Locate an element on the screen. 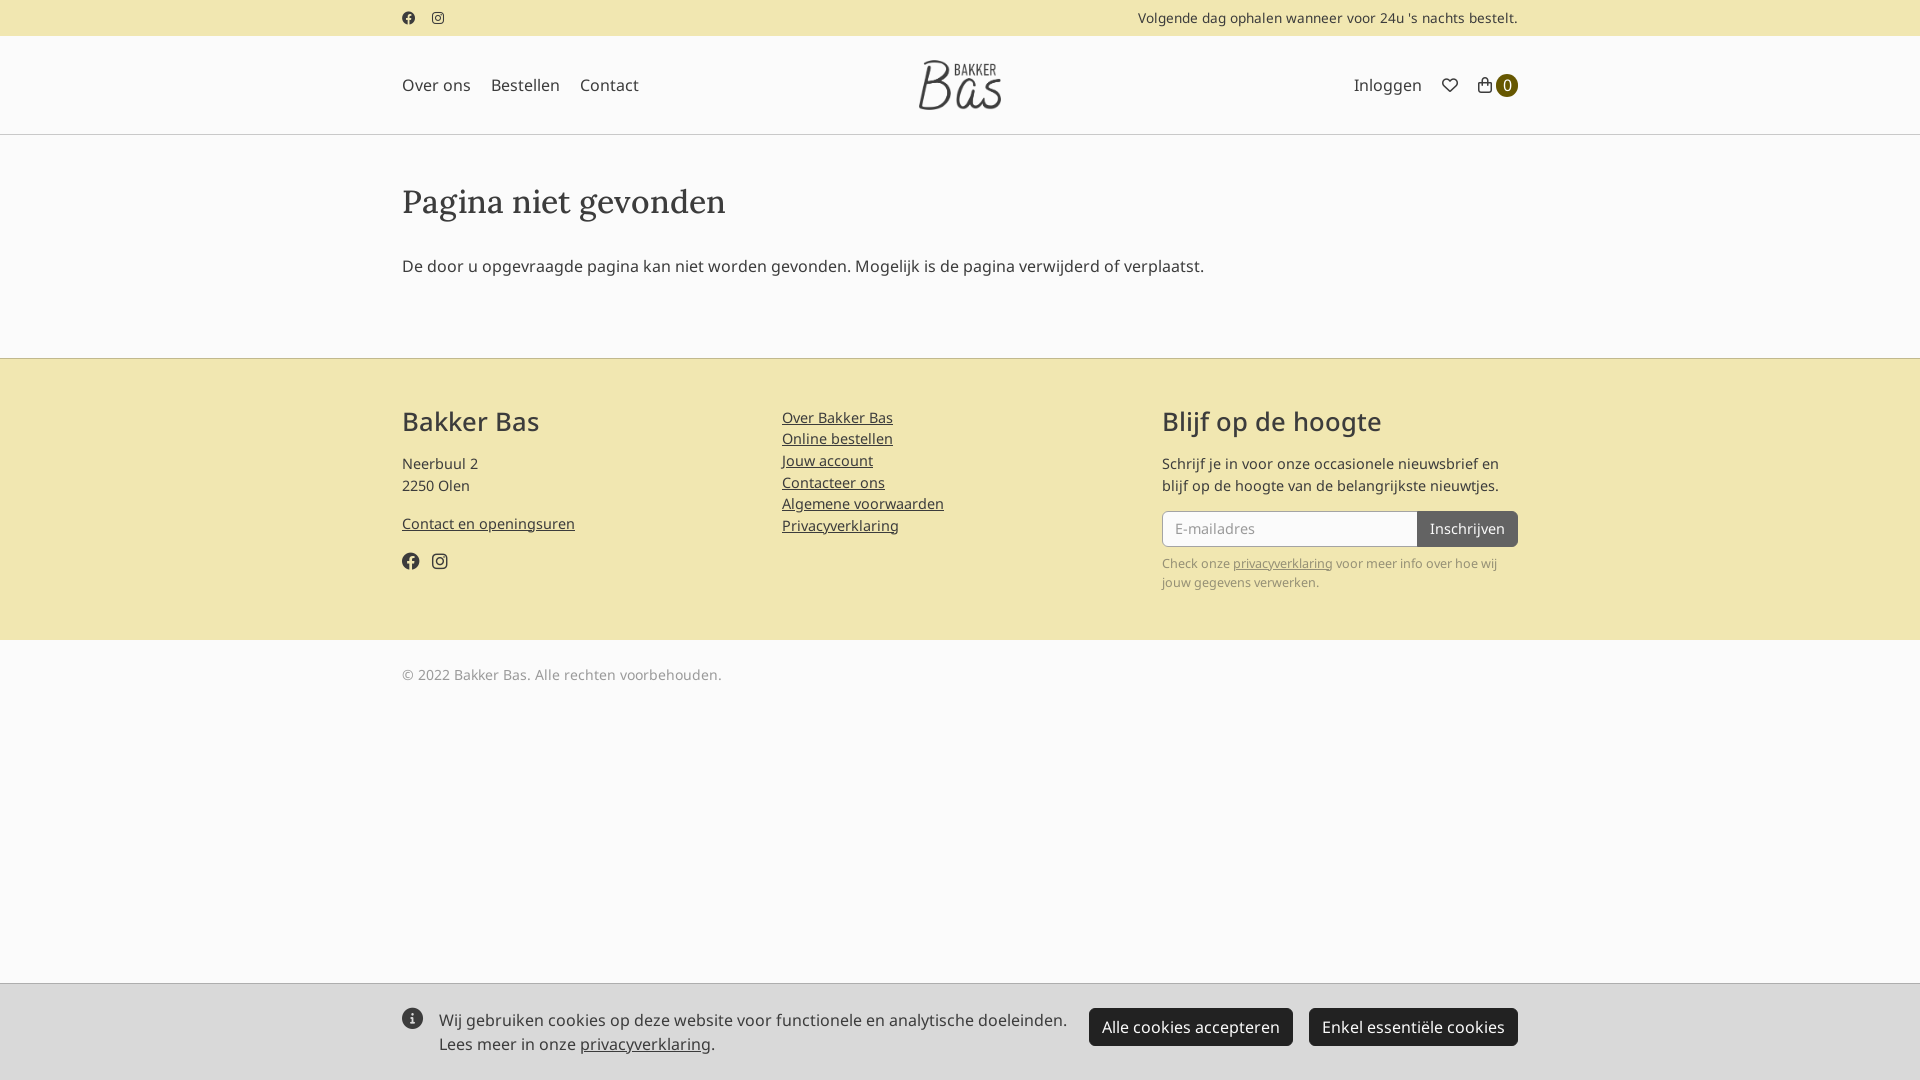  'Privacyverklaring' is located at coordinates (840, 524).